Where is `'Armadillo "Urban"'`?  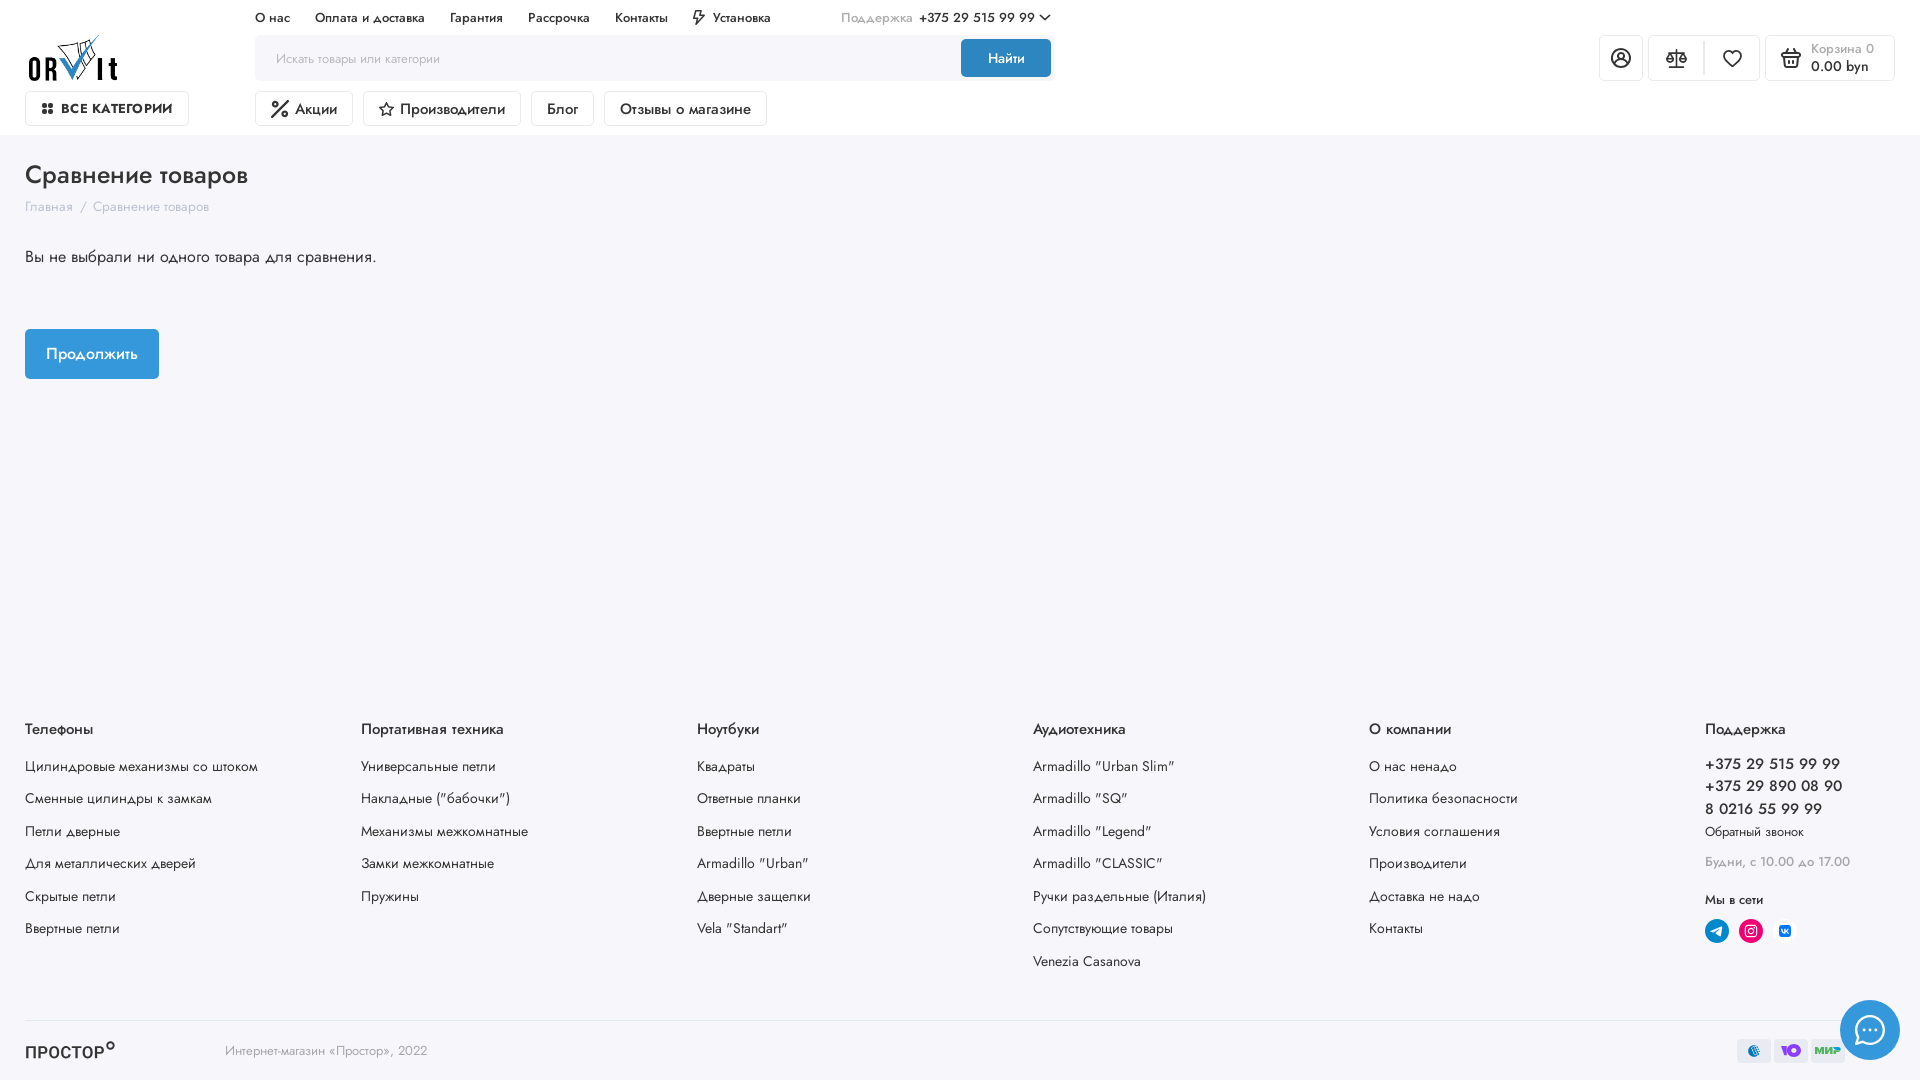
'Armadillo "Urban"' is located at coordinates (752, 862).